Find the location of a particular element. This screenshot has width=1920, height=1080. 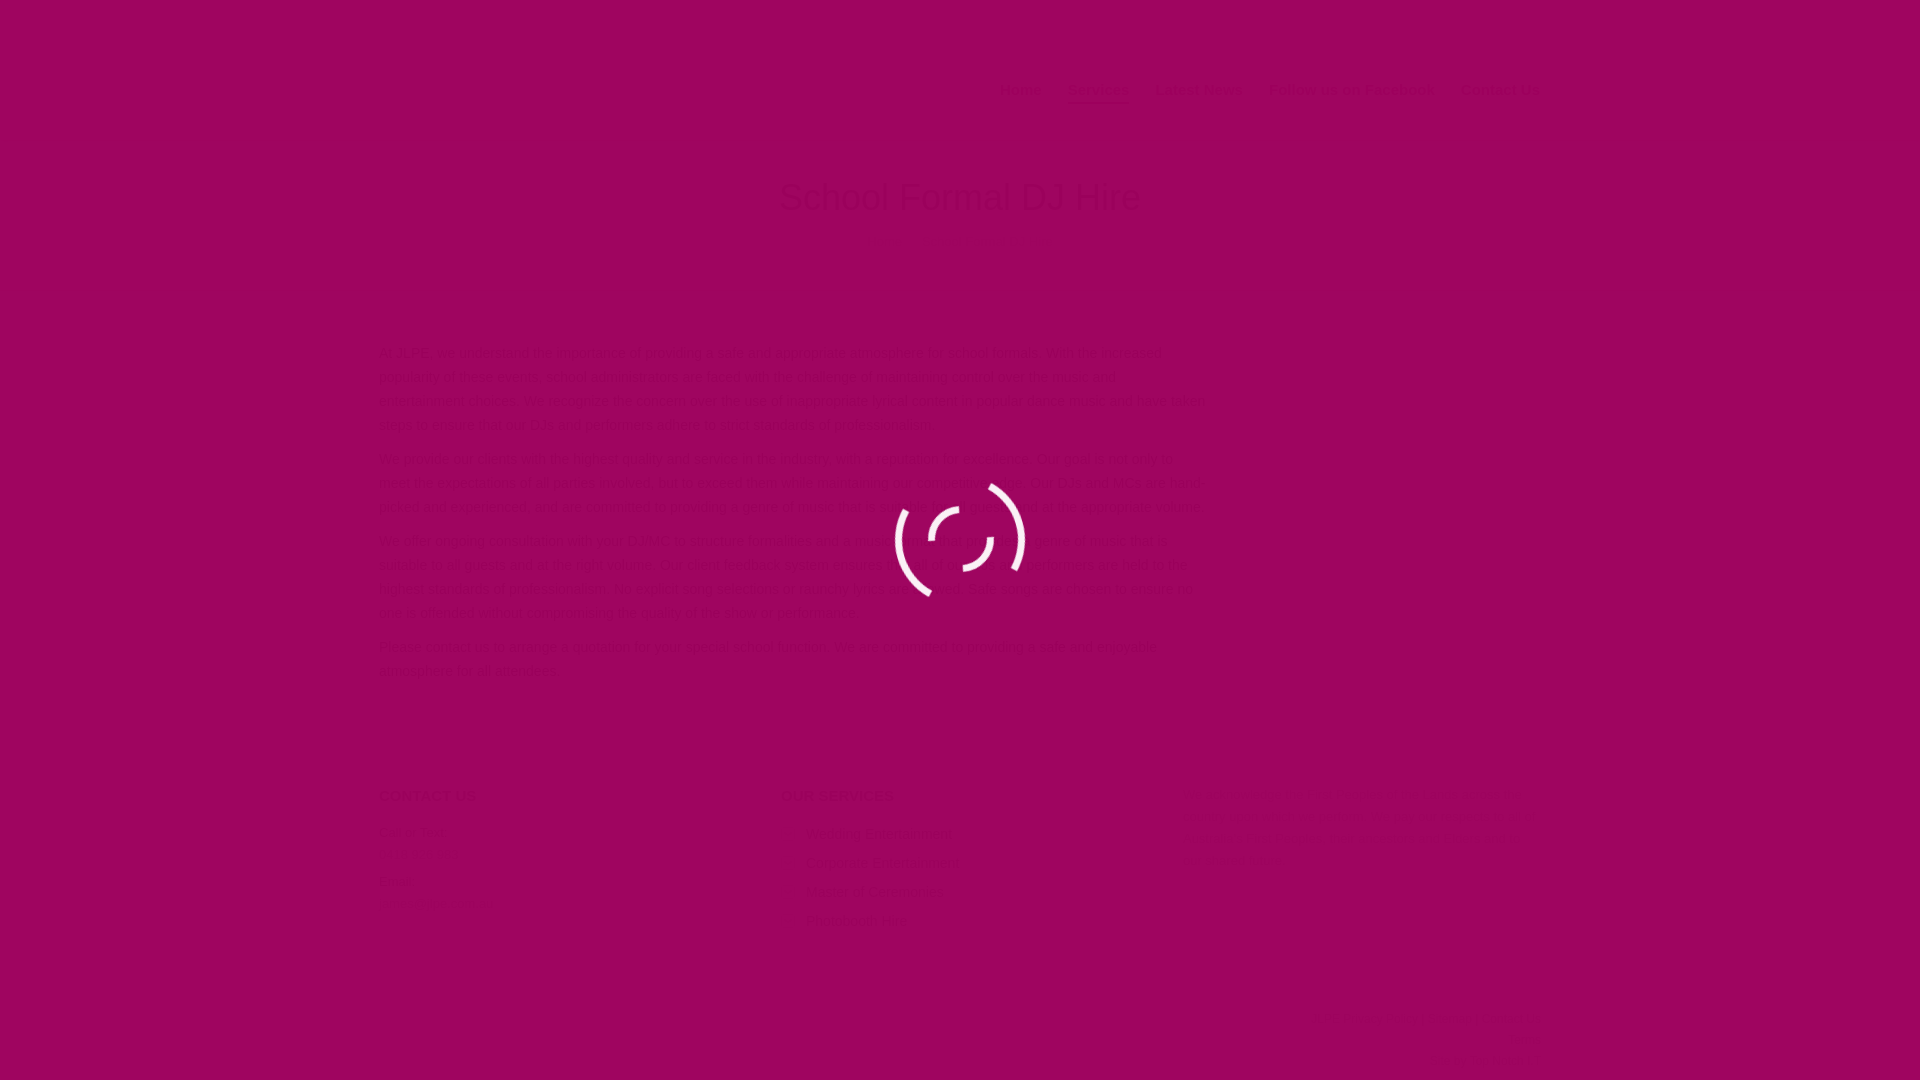

'Master of Ceremonies' is located at coordinates (862, 890).